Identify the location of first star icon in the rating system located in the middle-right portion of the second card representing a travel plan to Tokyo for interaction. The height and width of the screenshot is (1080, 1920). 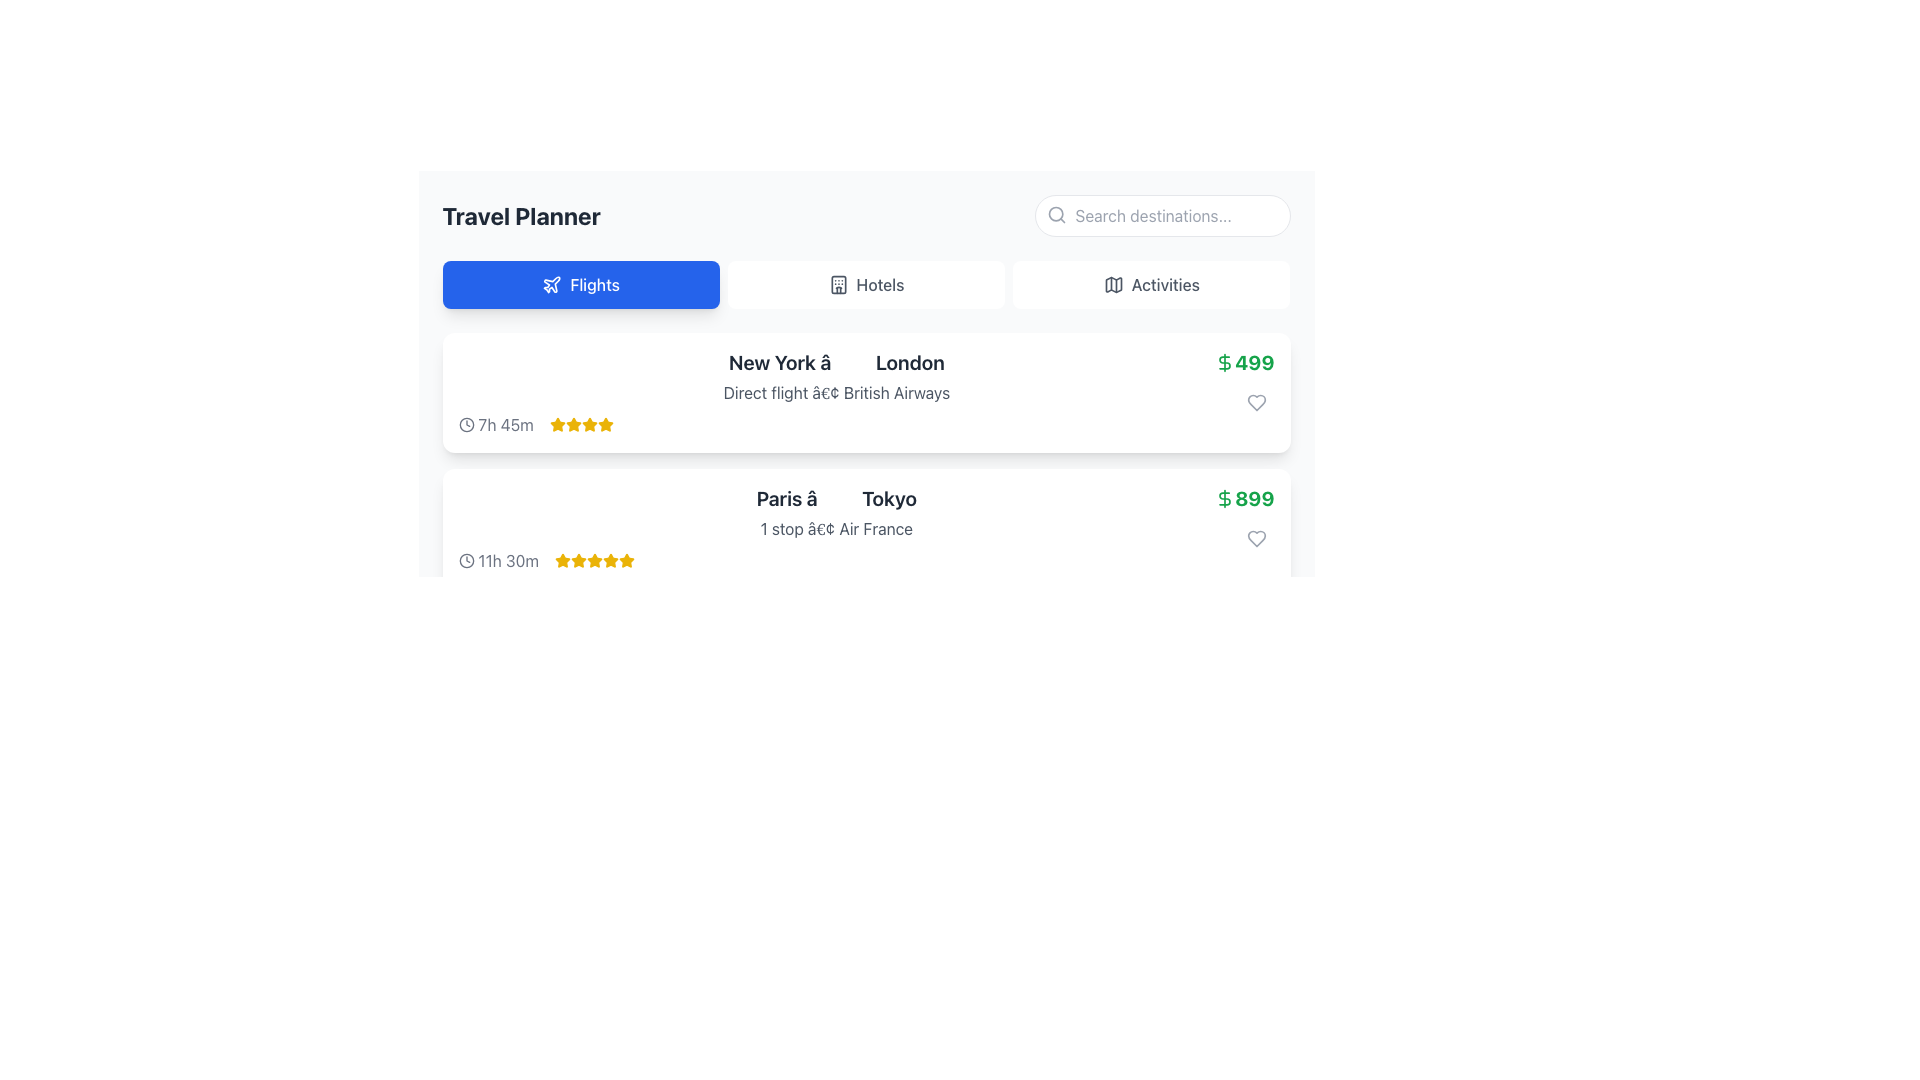
(562, 560).